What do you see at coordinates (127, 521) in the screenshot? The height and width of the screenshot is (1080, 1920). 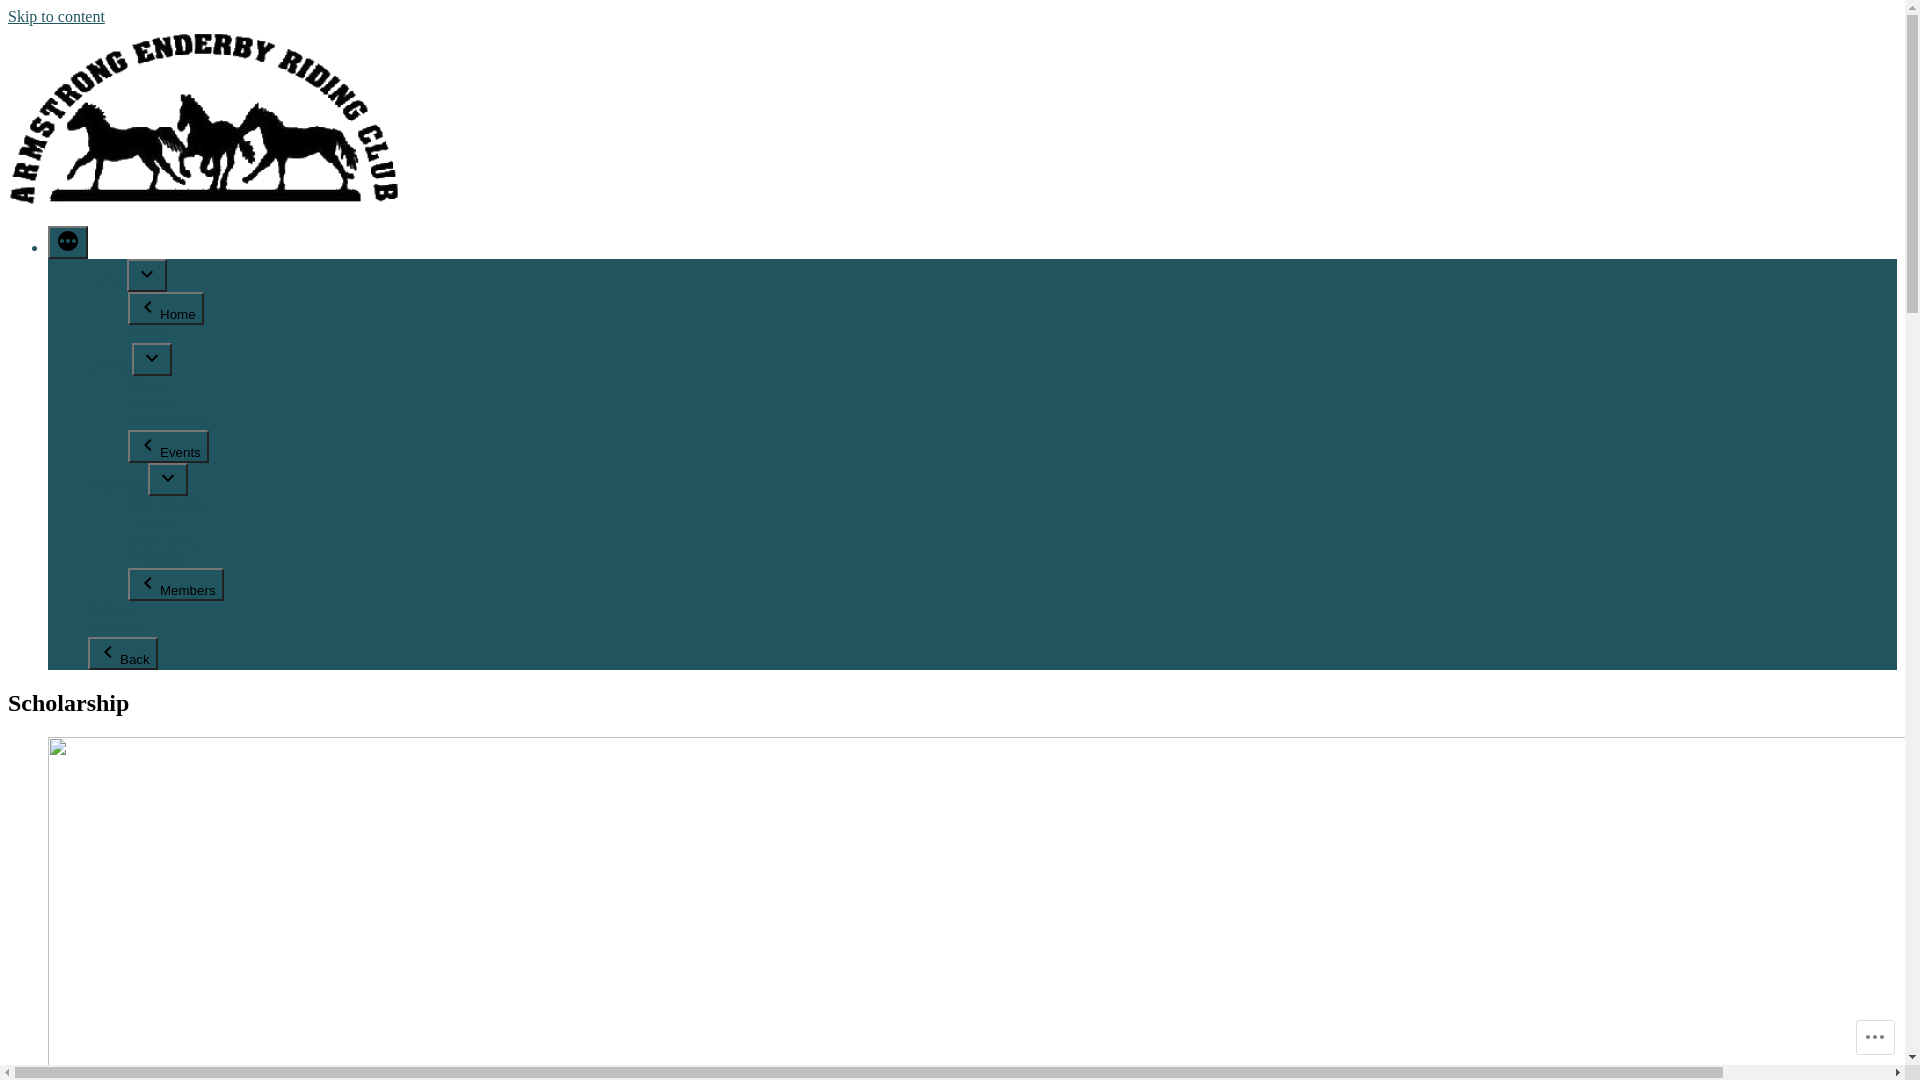 I see `'Awards'` at bounding box center [127, 521].